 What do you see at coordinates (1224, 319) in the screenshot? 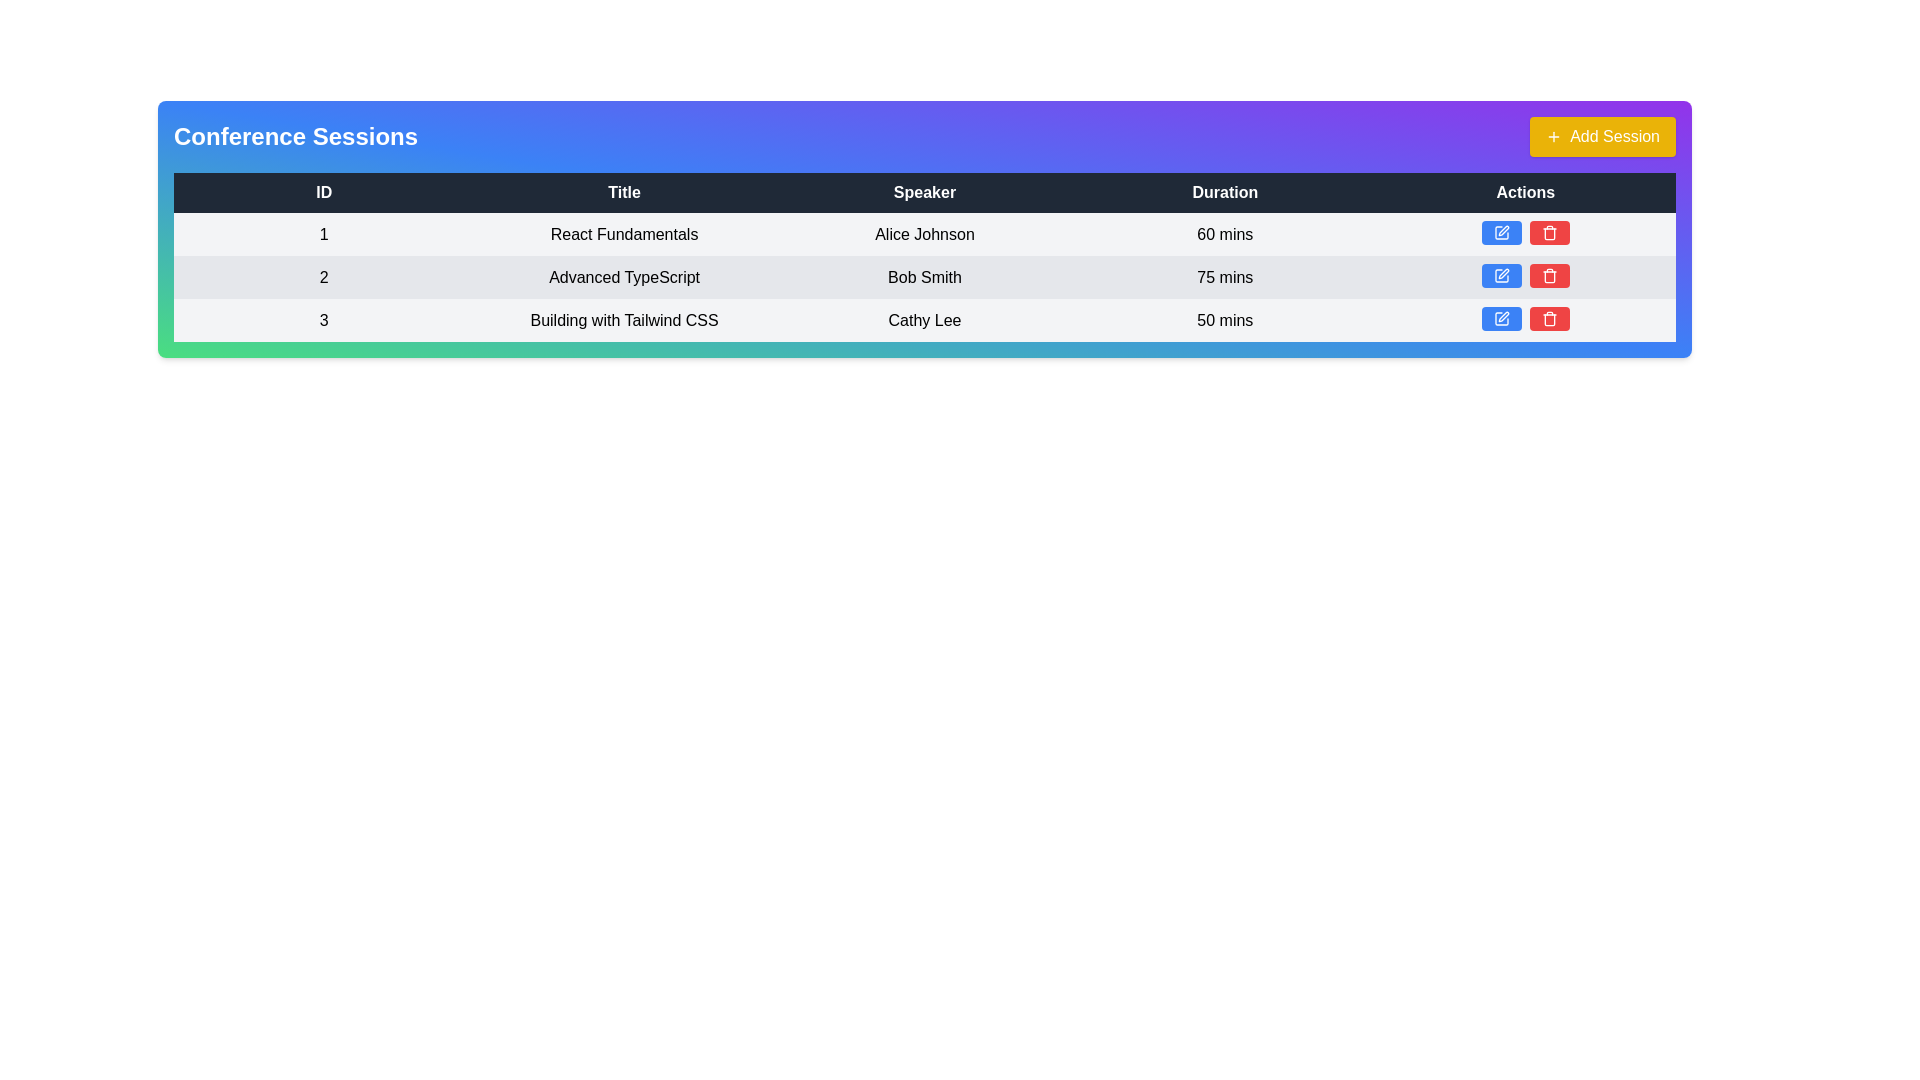
I see `the text label displaying '50 mins' in black font on a light gray background, located in the 'Duration' column for the session 'Building with Tailwind CSS'` at bounding box center [1224, 319].